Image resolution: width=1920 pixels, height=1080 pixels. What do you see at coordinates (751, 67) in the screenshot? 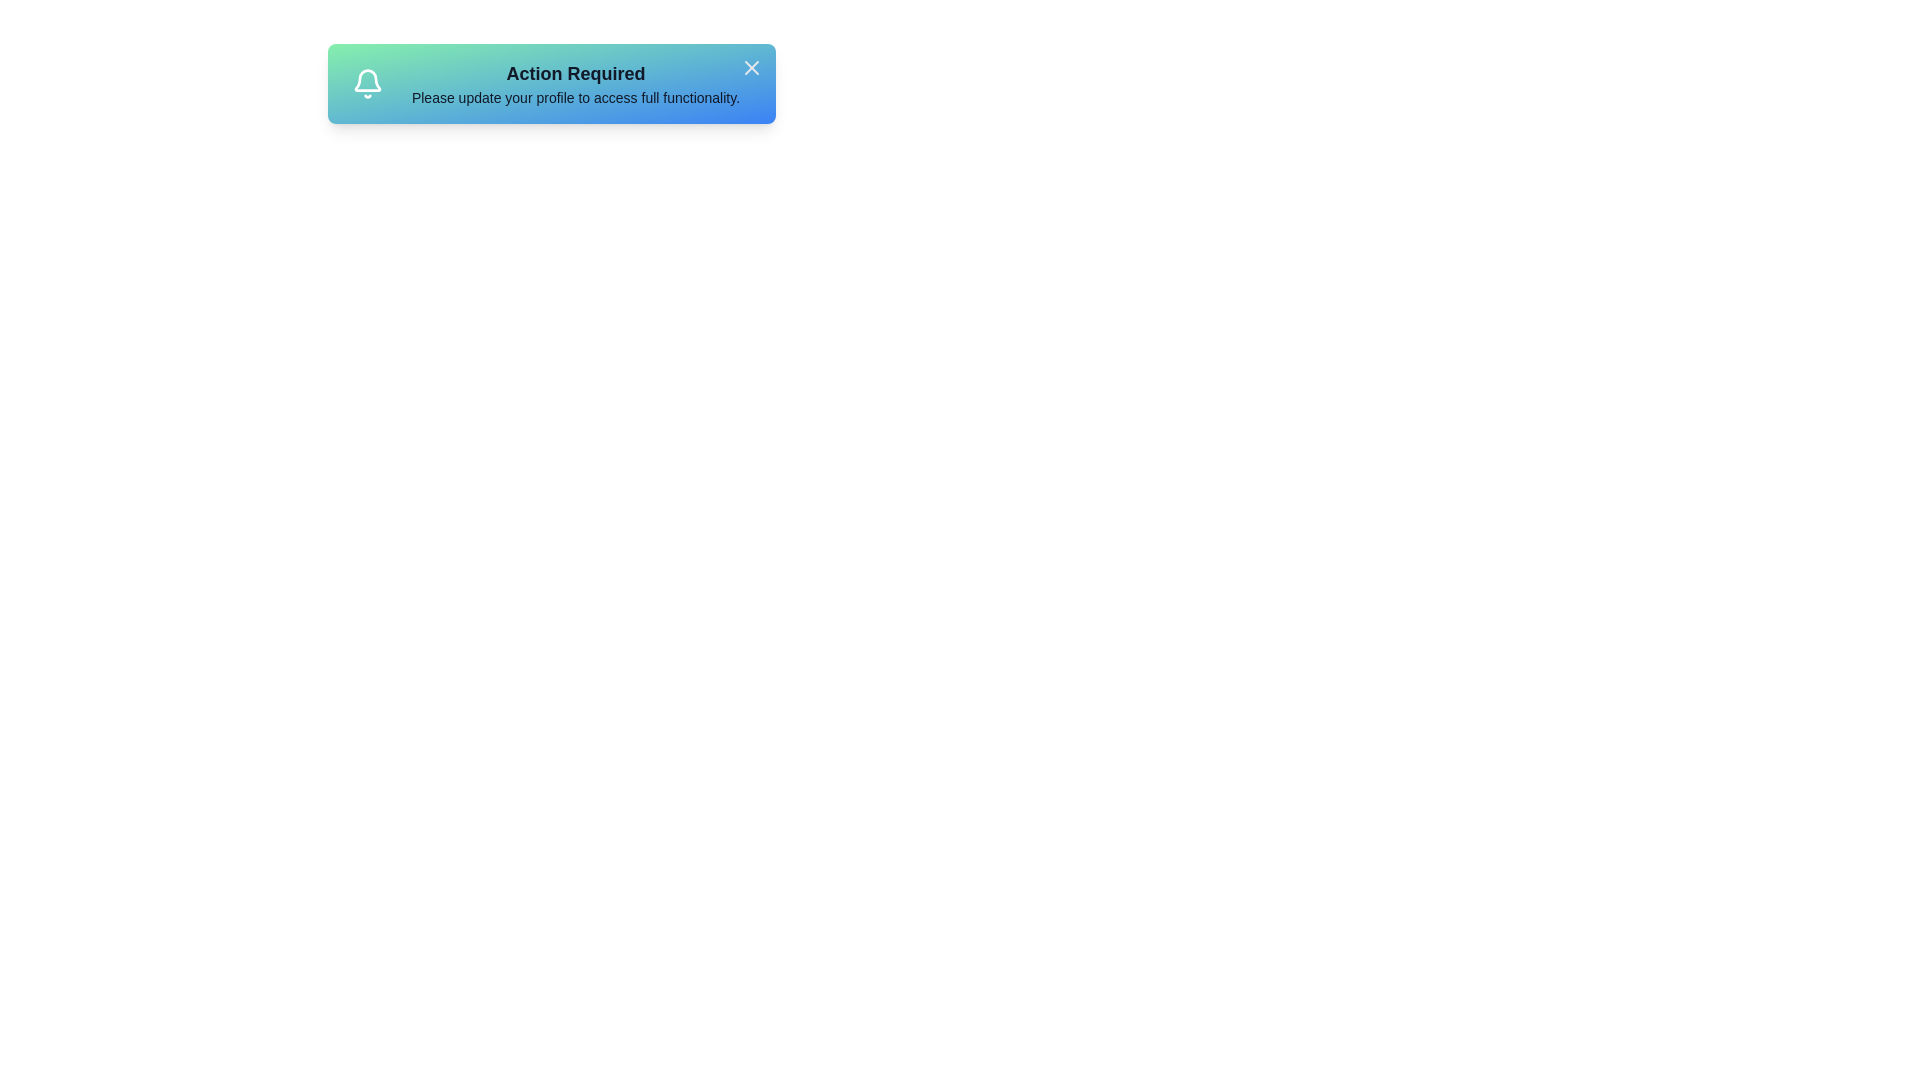
I see `close button on the notification card to dismiss it` at bounding box center [751, 67].